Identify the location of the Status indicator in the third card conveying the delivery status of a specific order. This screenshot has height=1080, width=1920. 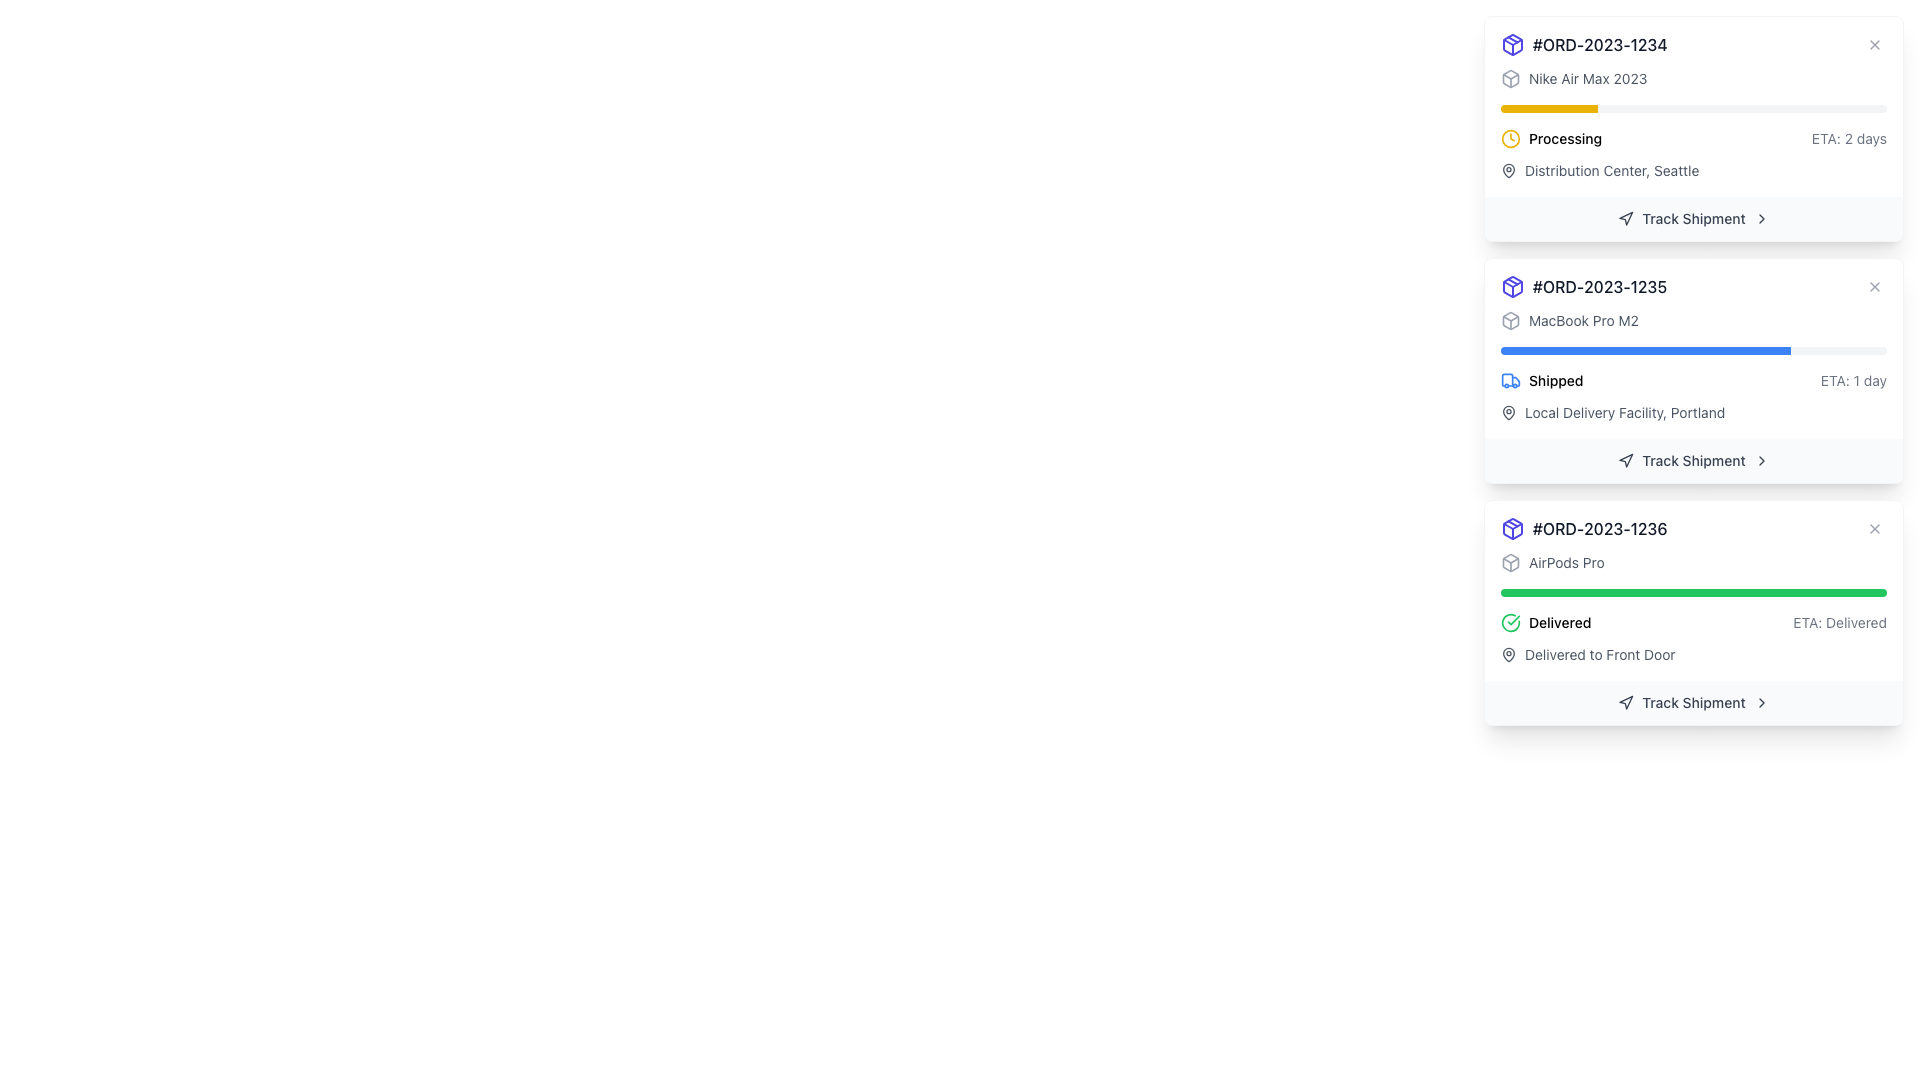
(1693, 622).